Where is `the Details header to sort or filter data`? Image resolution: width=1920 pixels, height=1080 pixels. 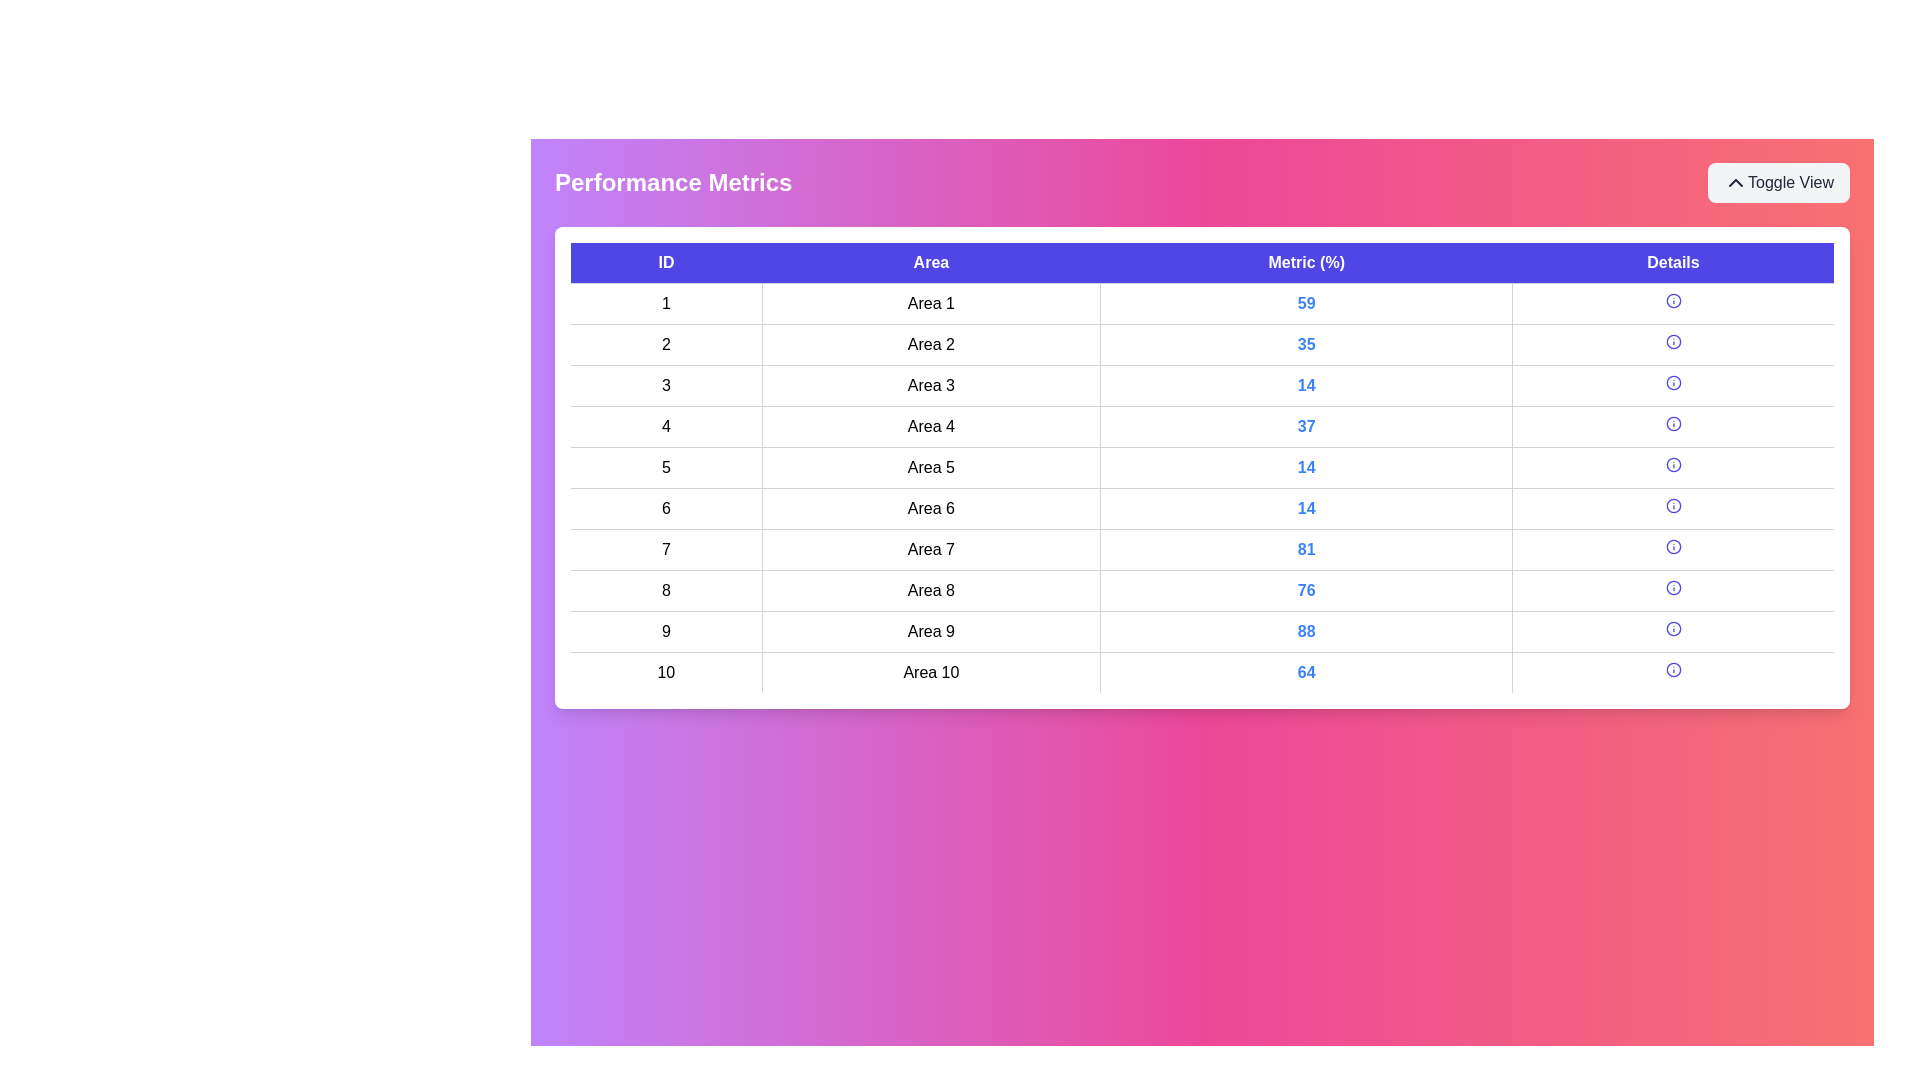
the Details header to sort or filter data is located at coordinates (1673, 262).